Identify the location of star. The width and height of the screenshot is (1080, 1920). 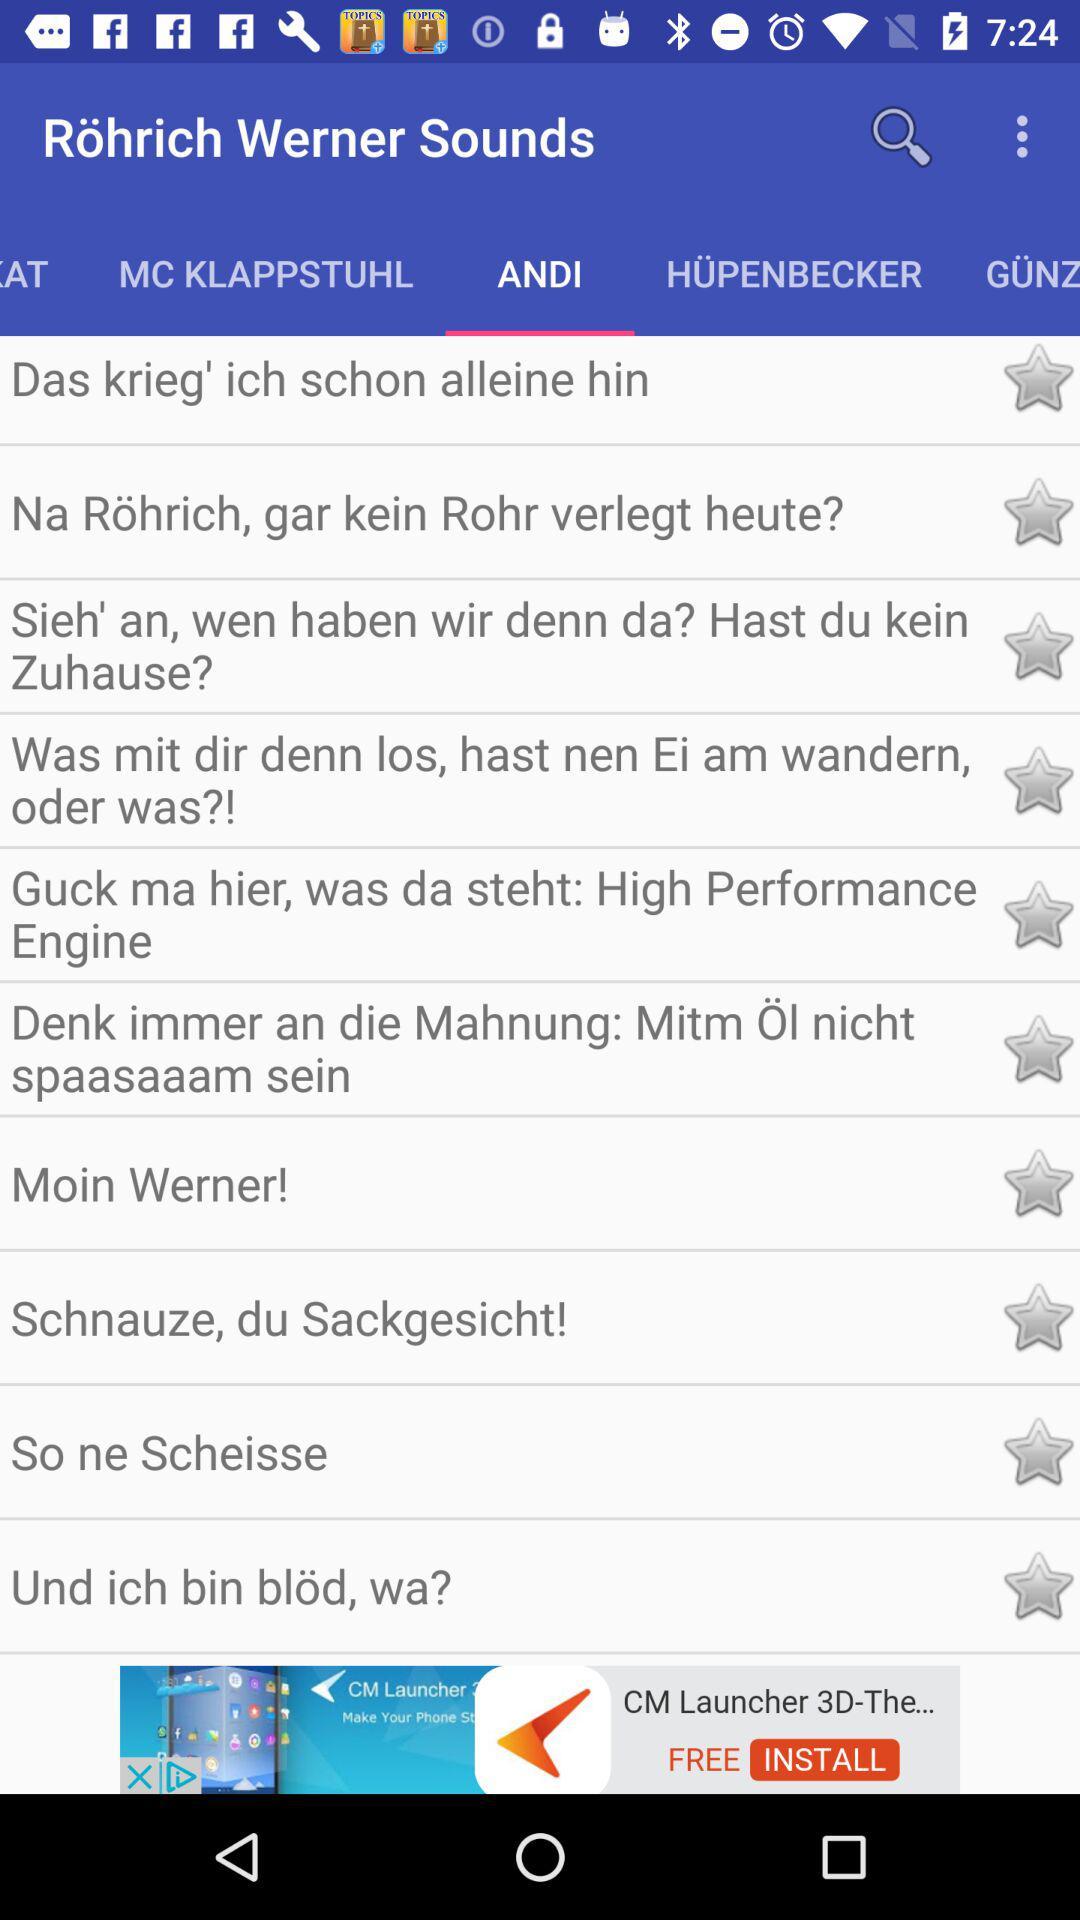
(1036, 1183).